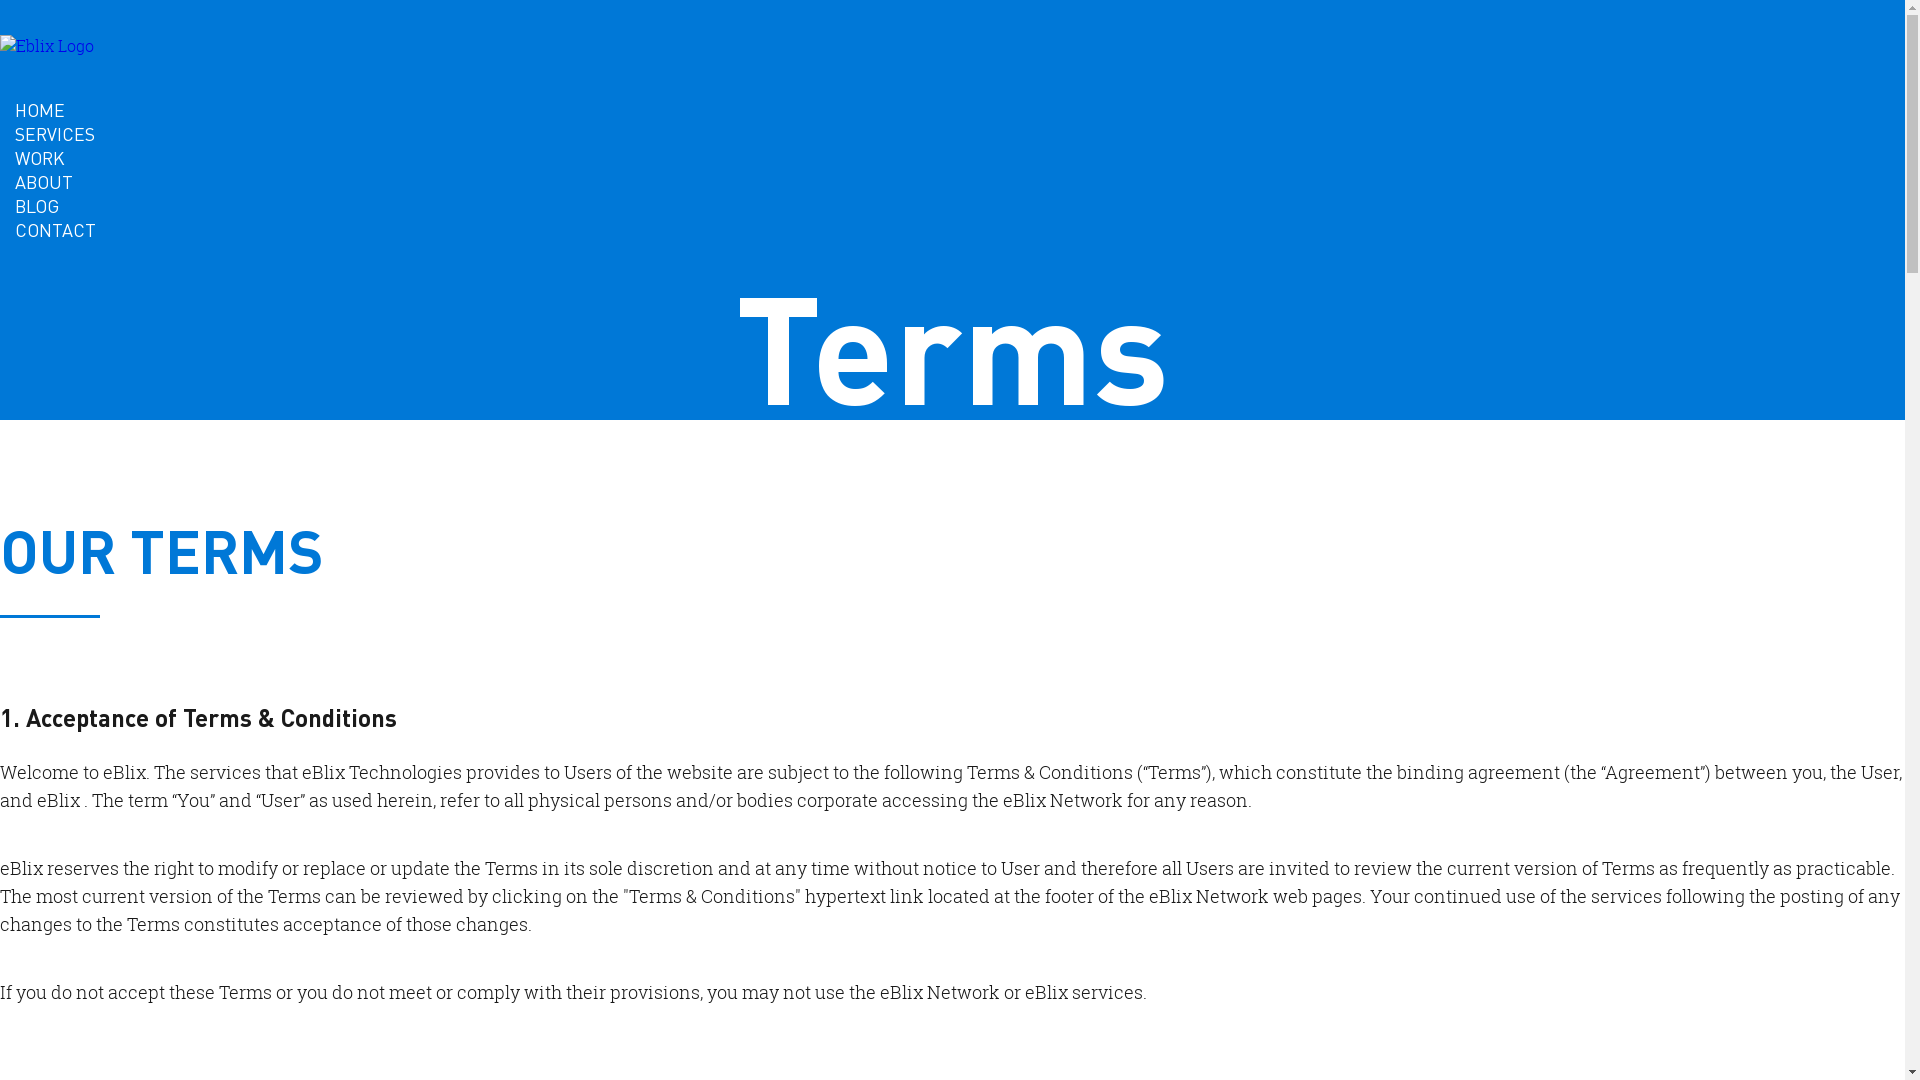 This screenshot has width=1920, height=1080. Describe the element at coordinates (39, 156) in the screenshot. I see `'WORK'` at that location.